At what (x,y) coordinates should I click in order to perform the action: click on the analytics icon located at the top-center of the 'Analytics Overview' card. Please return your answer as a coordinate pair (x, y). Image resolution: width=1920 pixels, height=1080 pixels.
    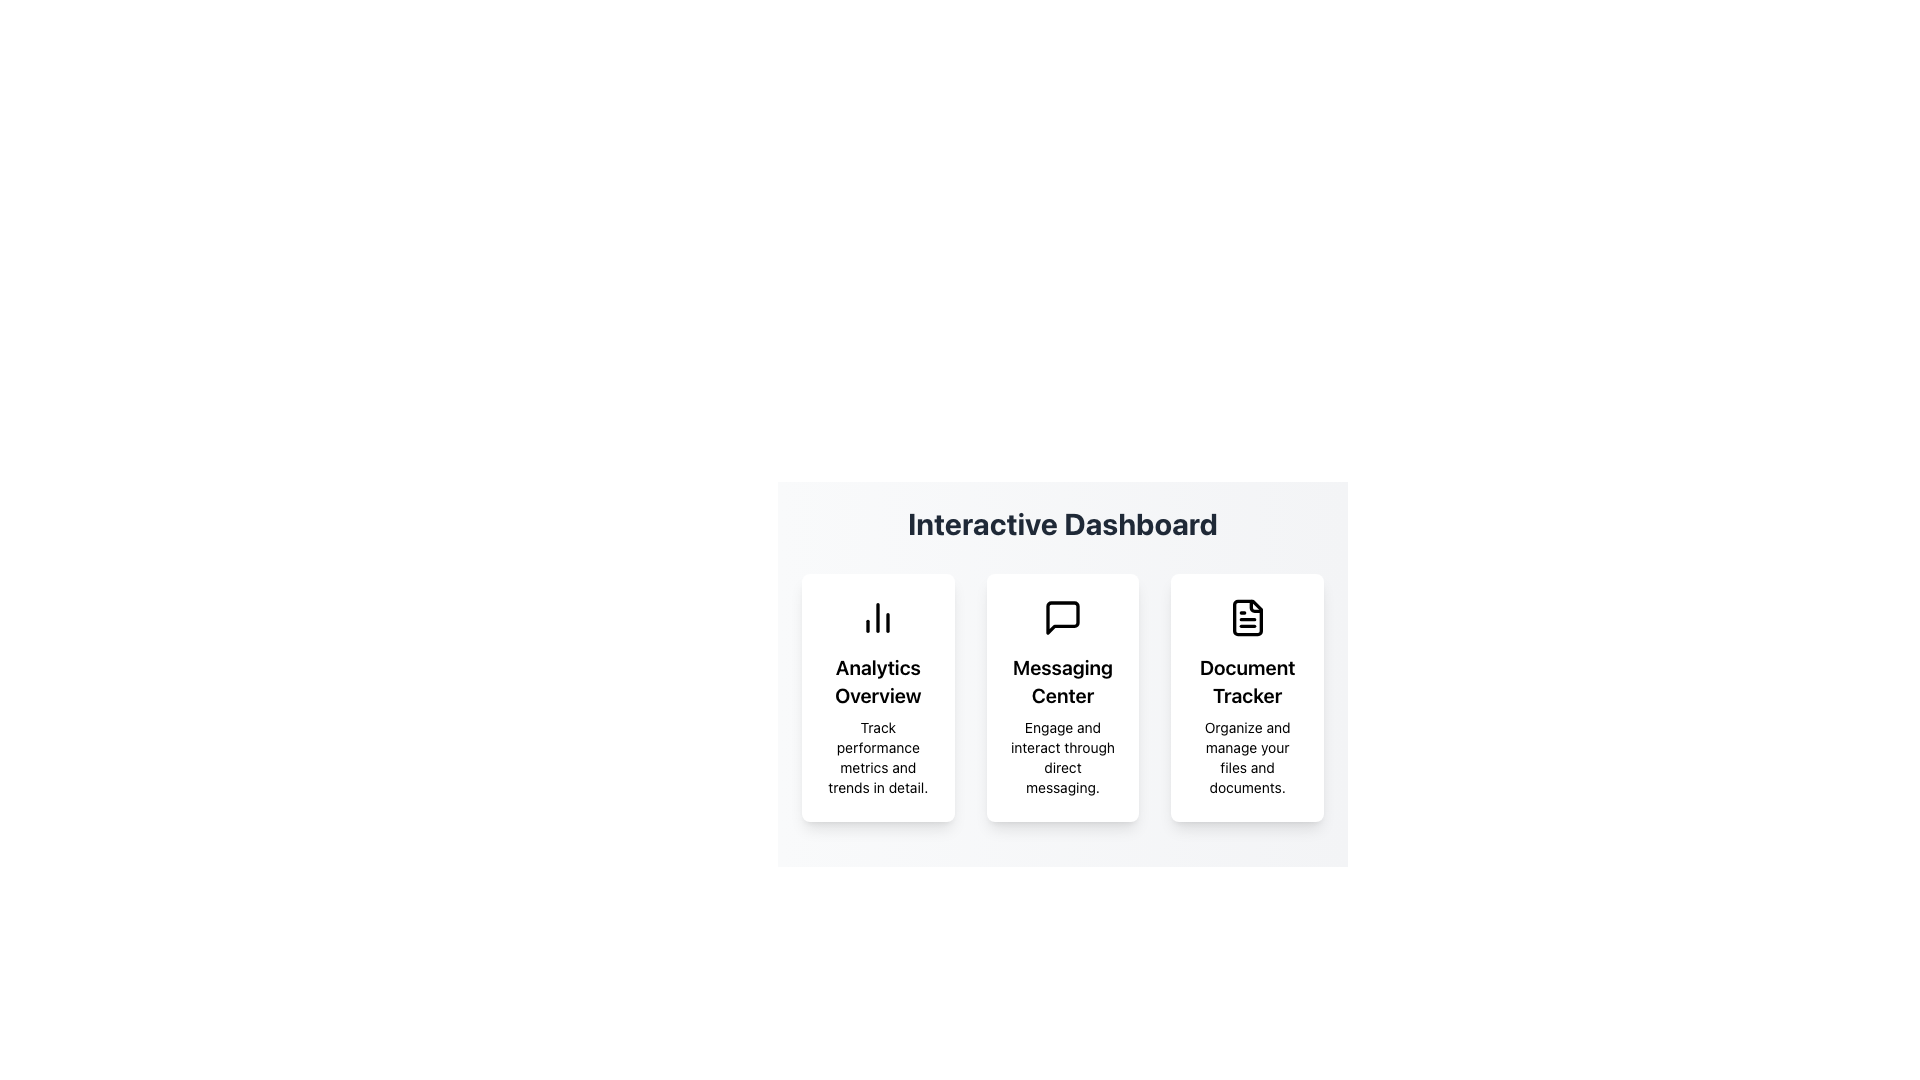
    Looking at the image, I should click on (878, 616).